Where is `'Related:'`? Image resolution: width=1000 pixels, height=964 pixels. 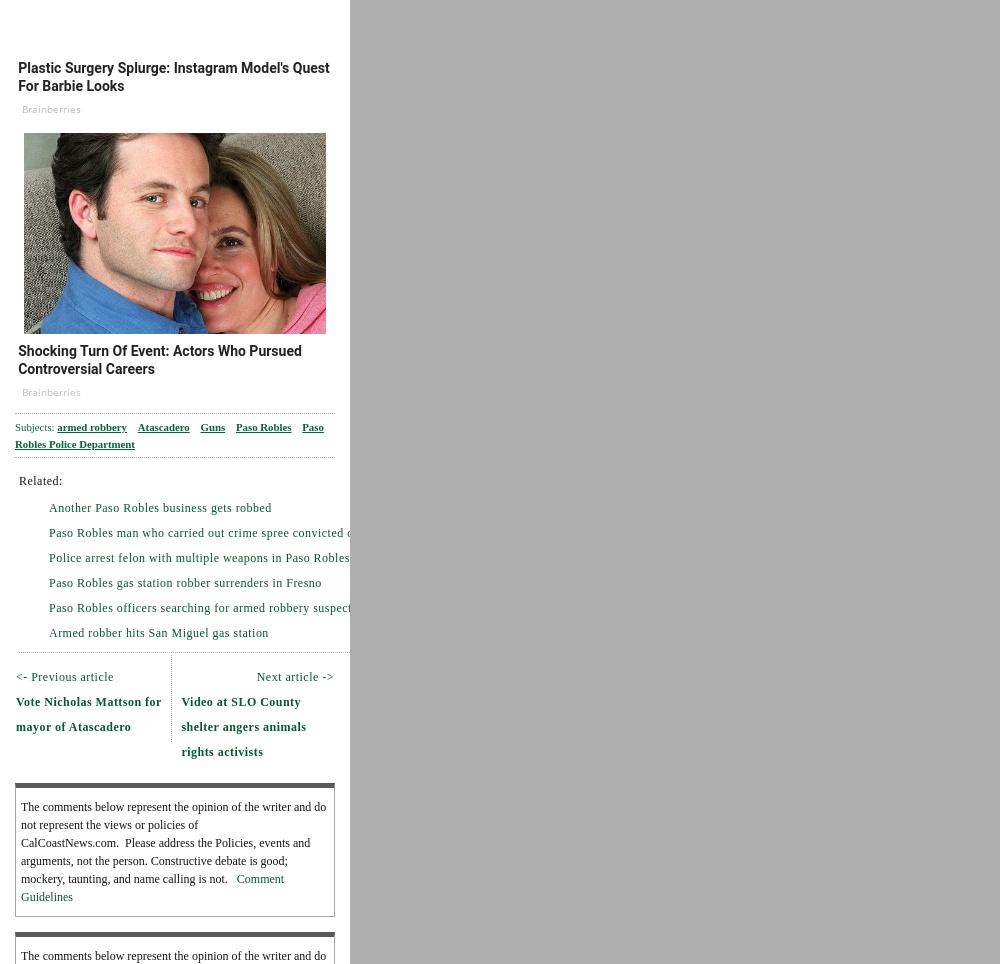 'Related:' is located at coordinates (40, 479).